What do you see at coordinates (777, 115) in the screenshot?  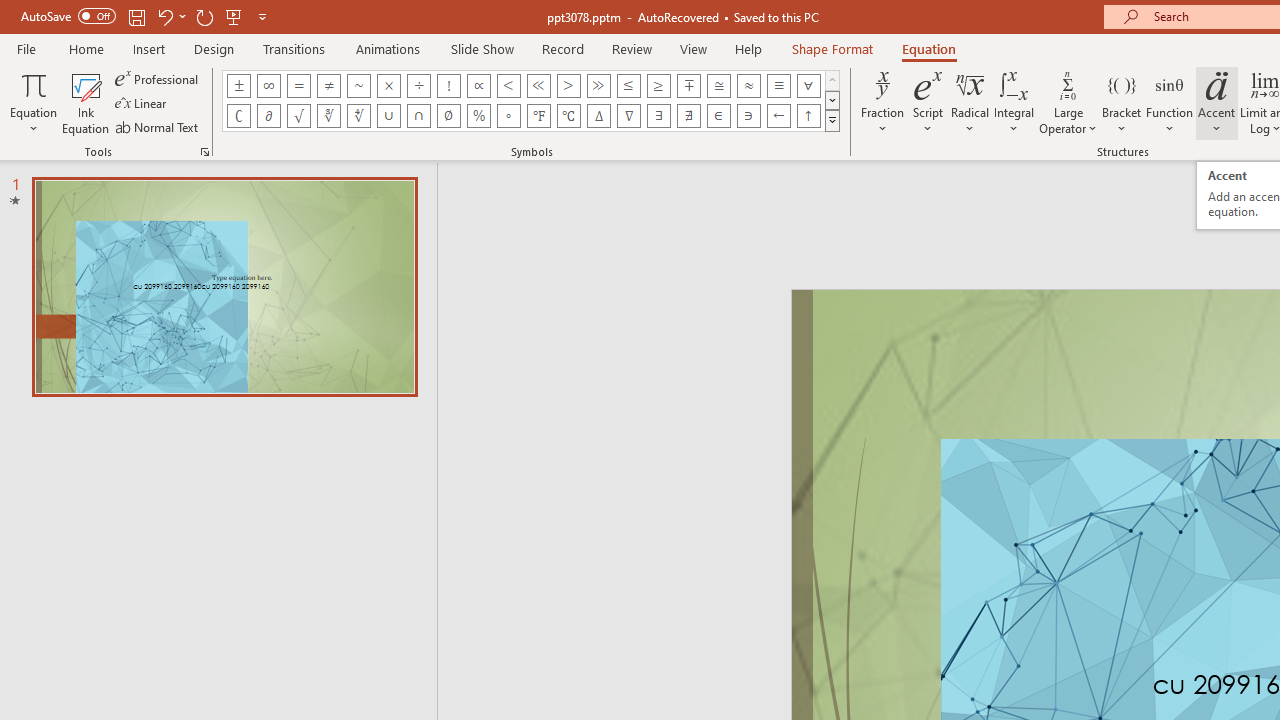 I see `'Equation Symbol Left Arrow'` at bounding box center [777, 115].